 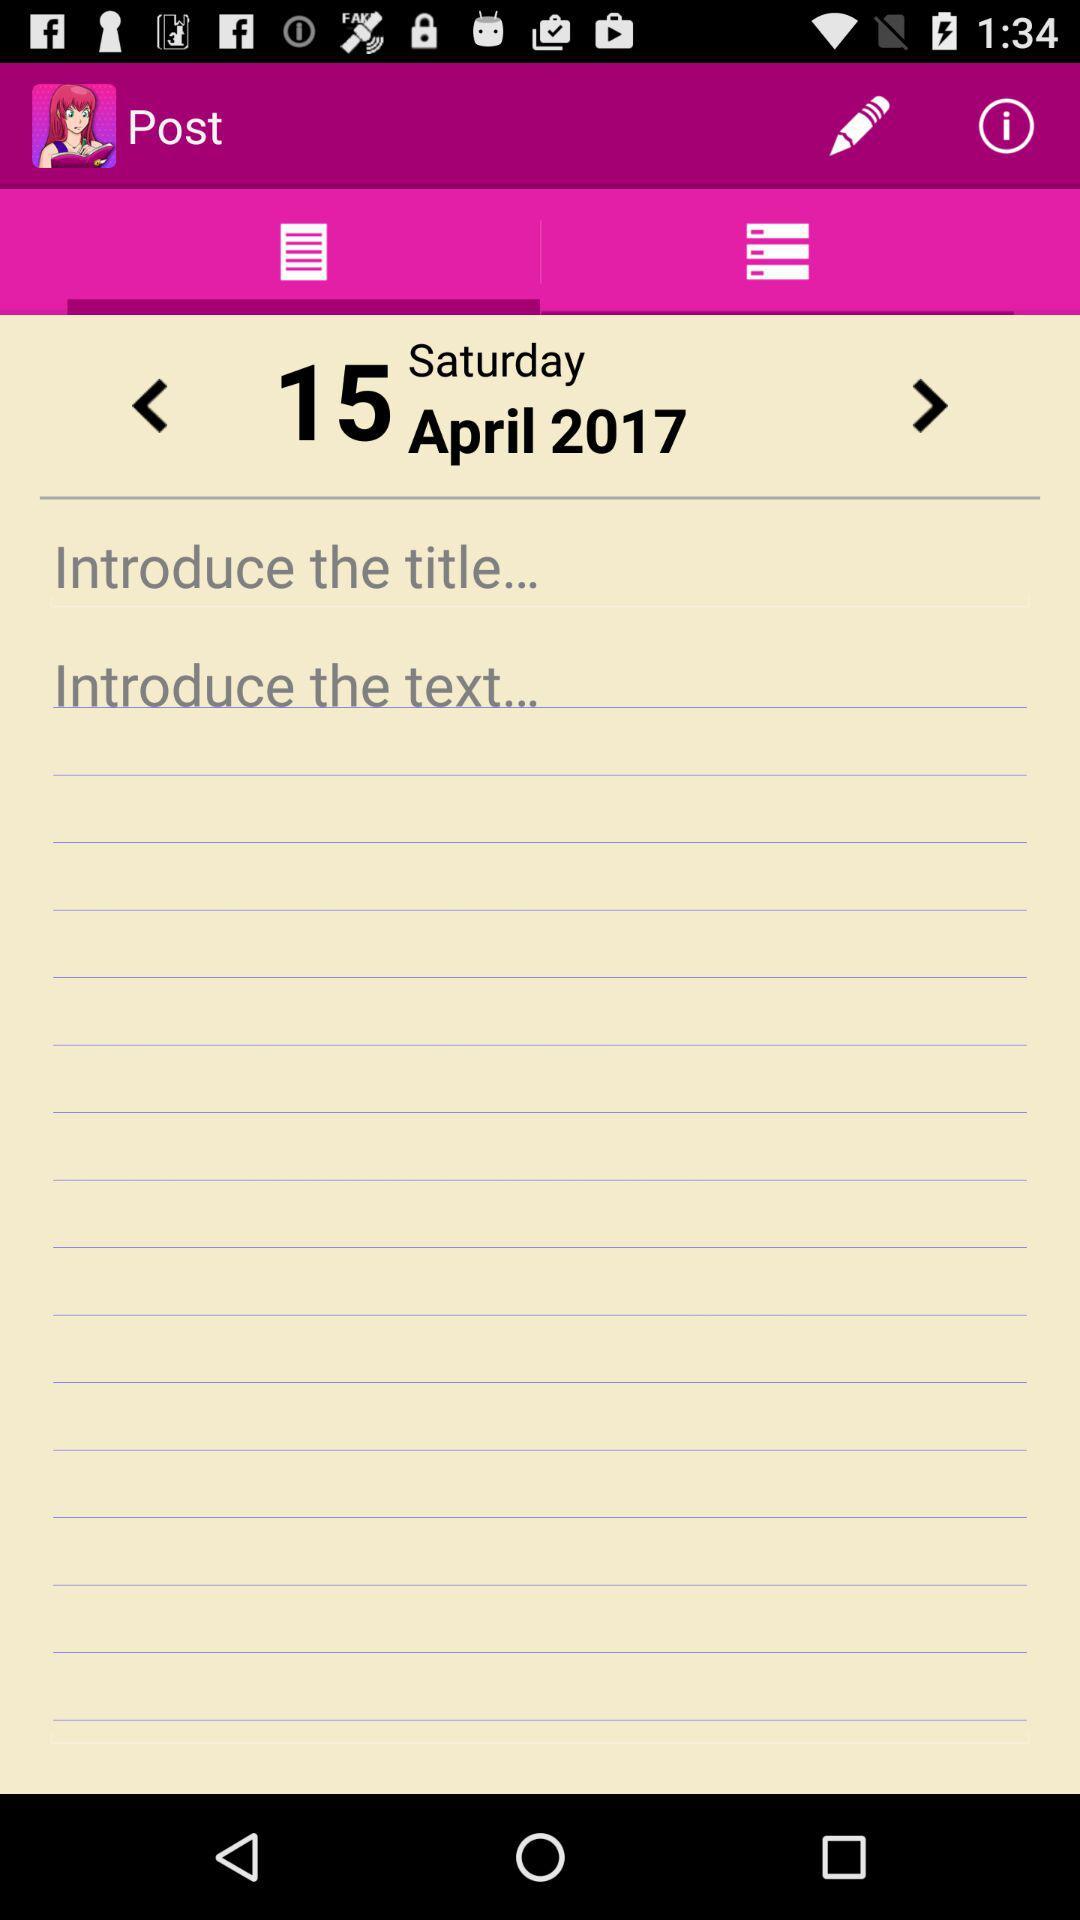 I want to click on item to the right of post icon, so click(x=858, y=124).